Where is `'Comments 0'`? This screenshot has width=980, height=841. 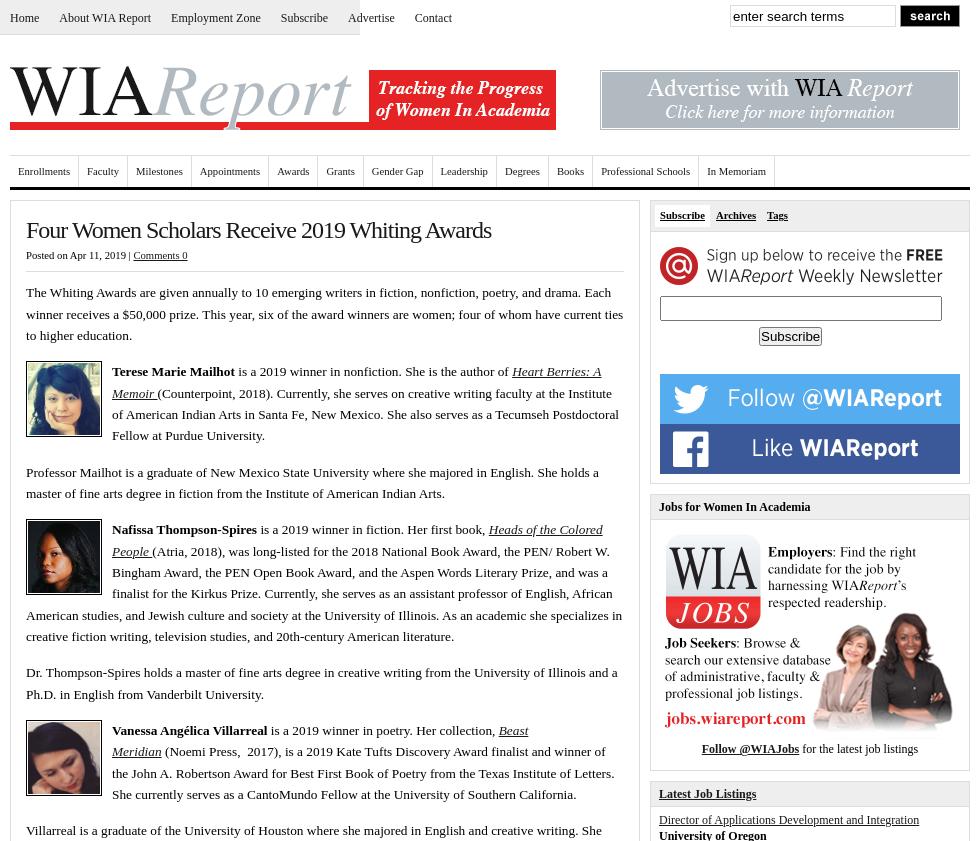 'Comments 0' is located at coordinates (160, 254).